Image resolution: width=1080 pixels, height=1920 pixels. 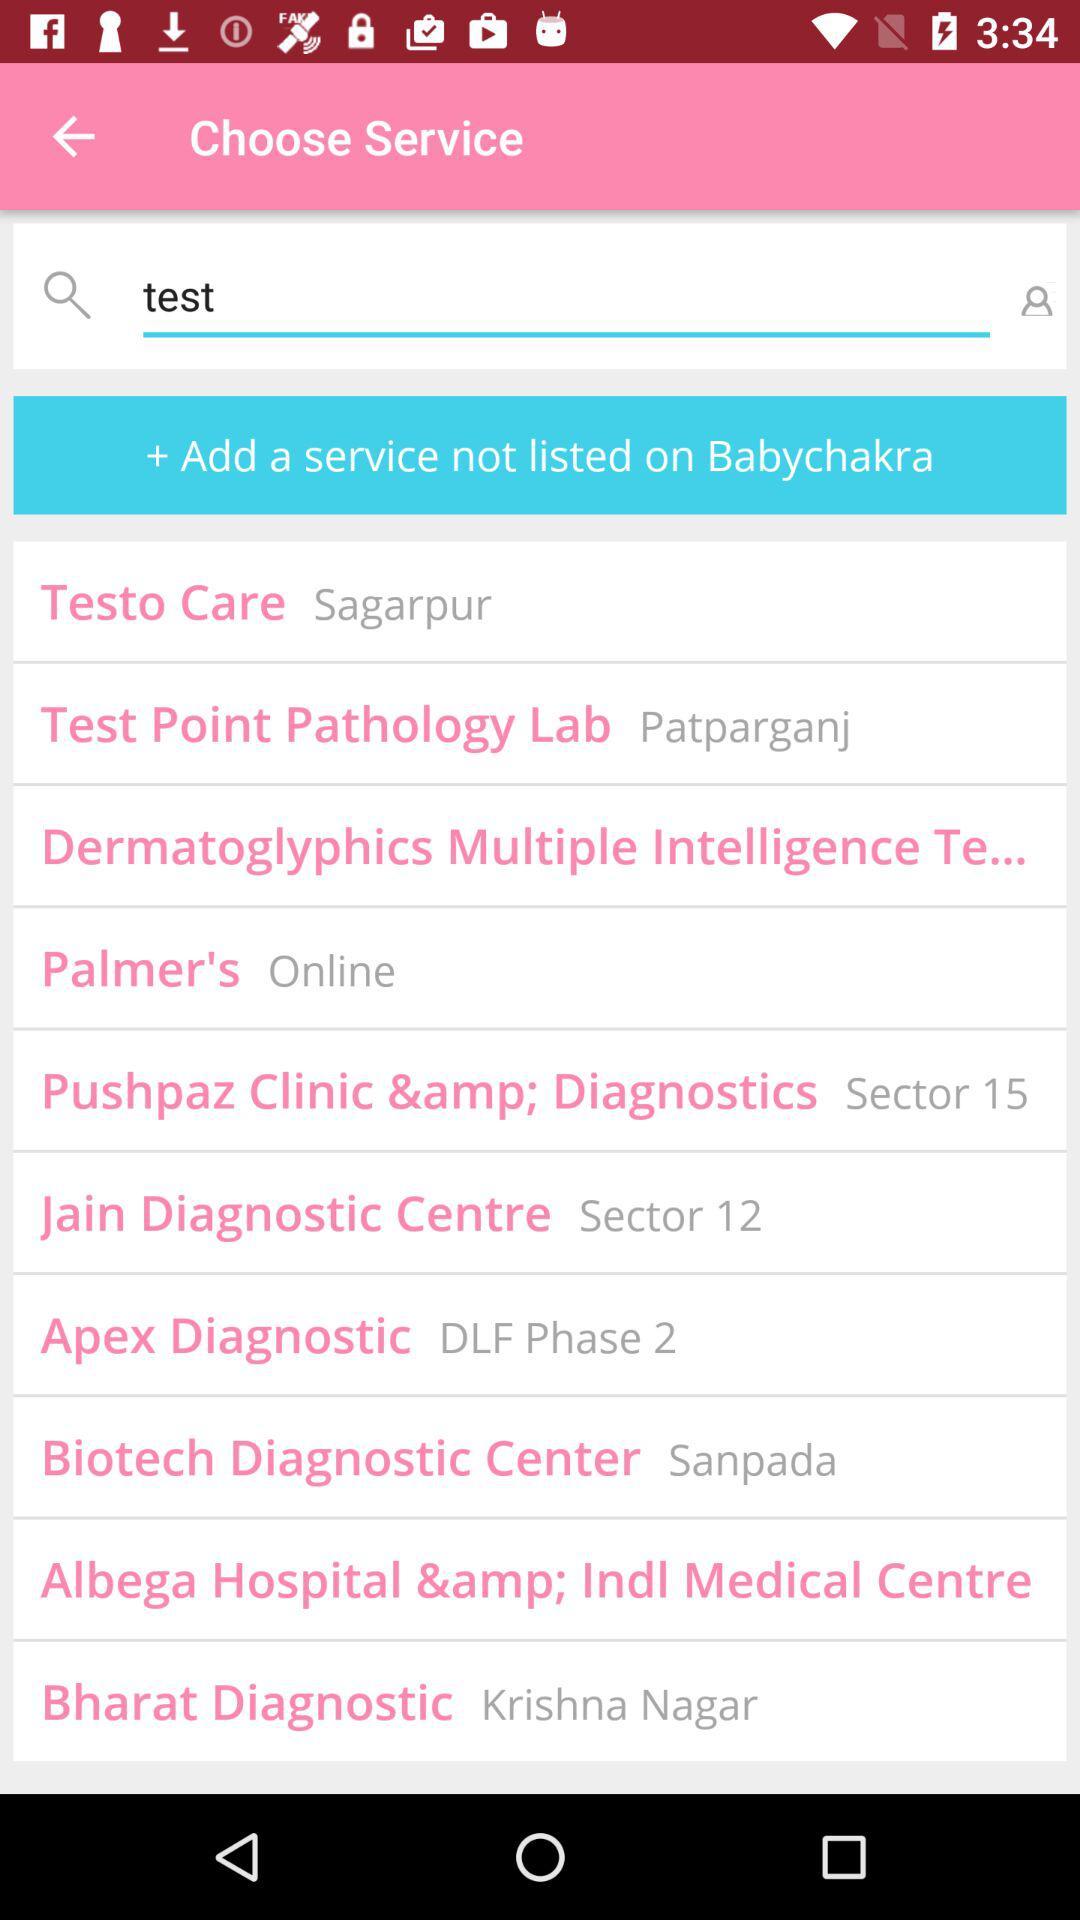 I want to click on the sector 15, so click(x=937, y=1091).